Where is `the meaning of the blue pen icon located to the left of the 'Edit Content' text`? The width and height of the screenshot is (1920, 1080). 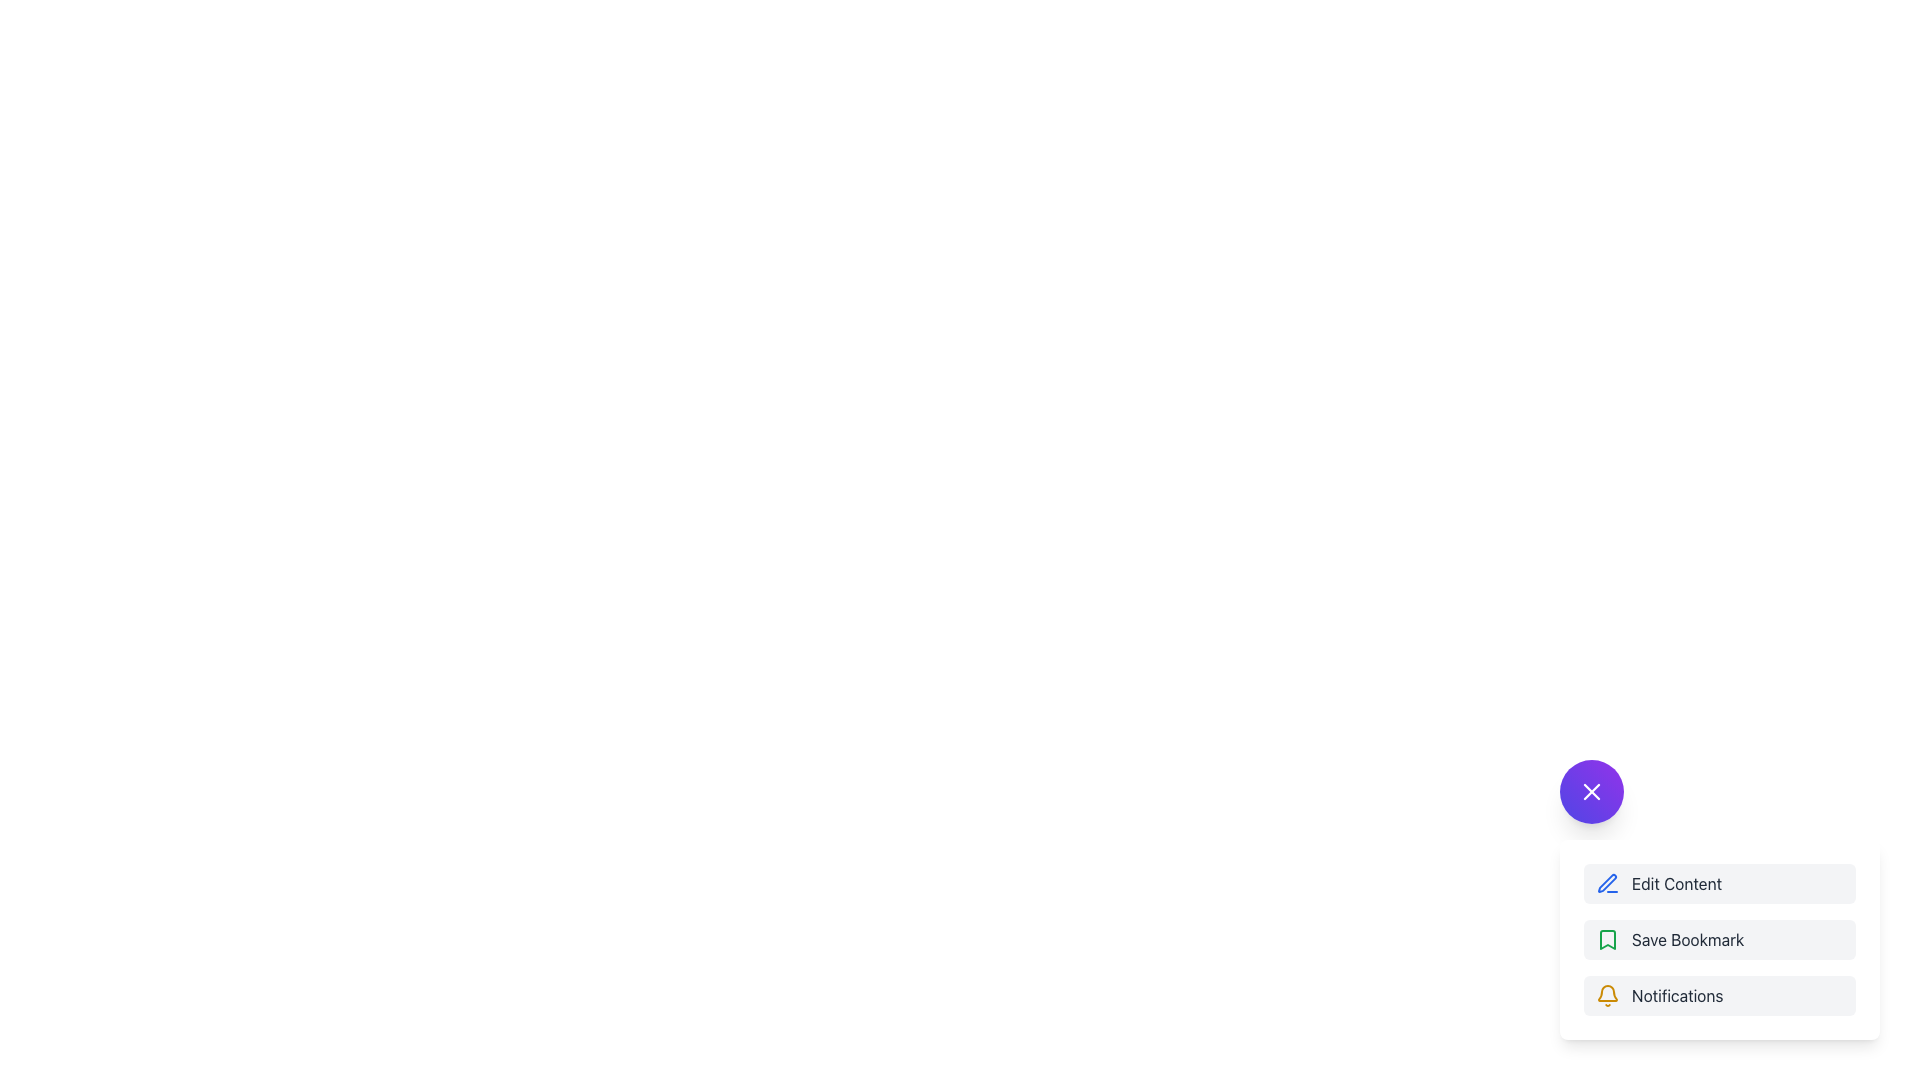
the meaning of the blue pen icon located to the left of the 'Edit Content' text is located at coordinates (1608, 882).